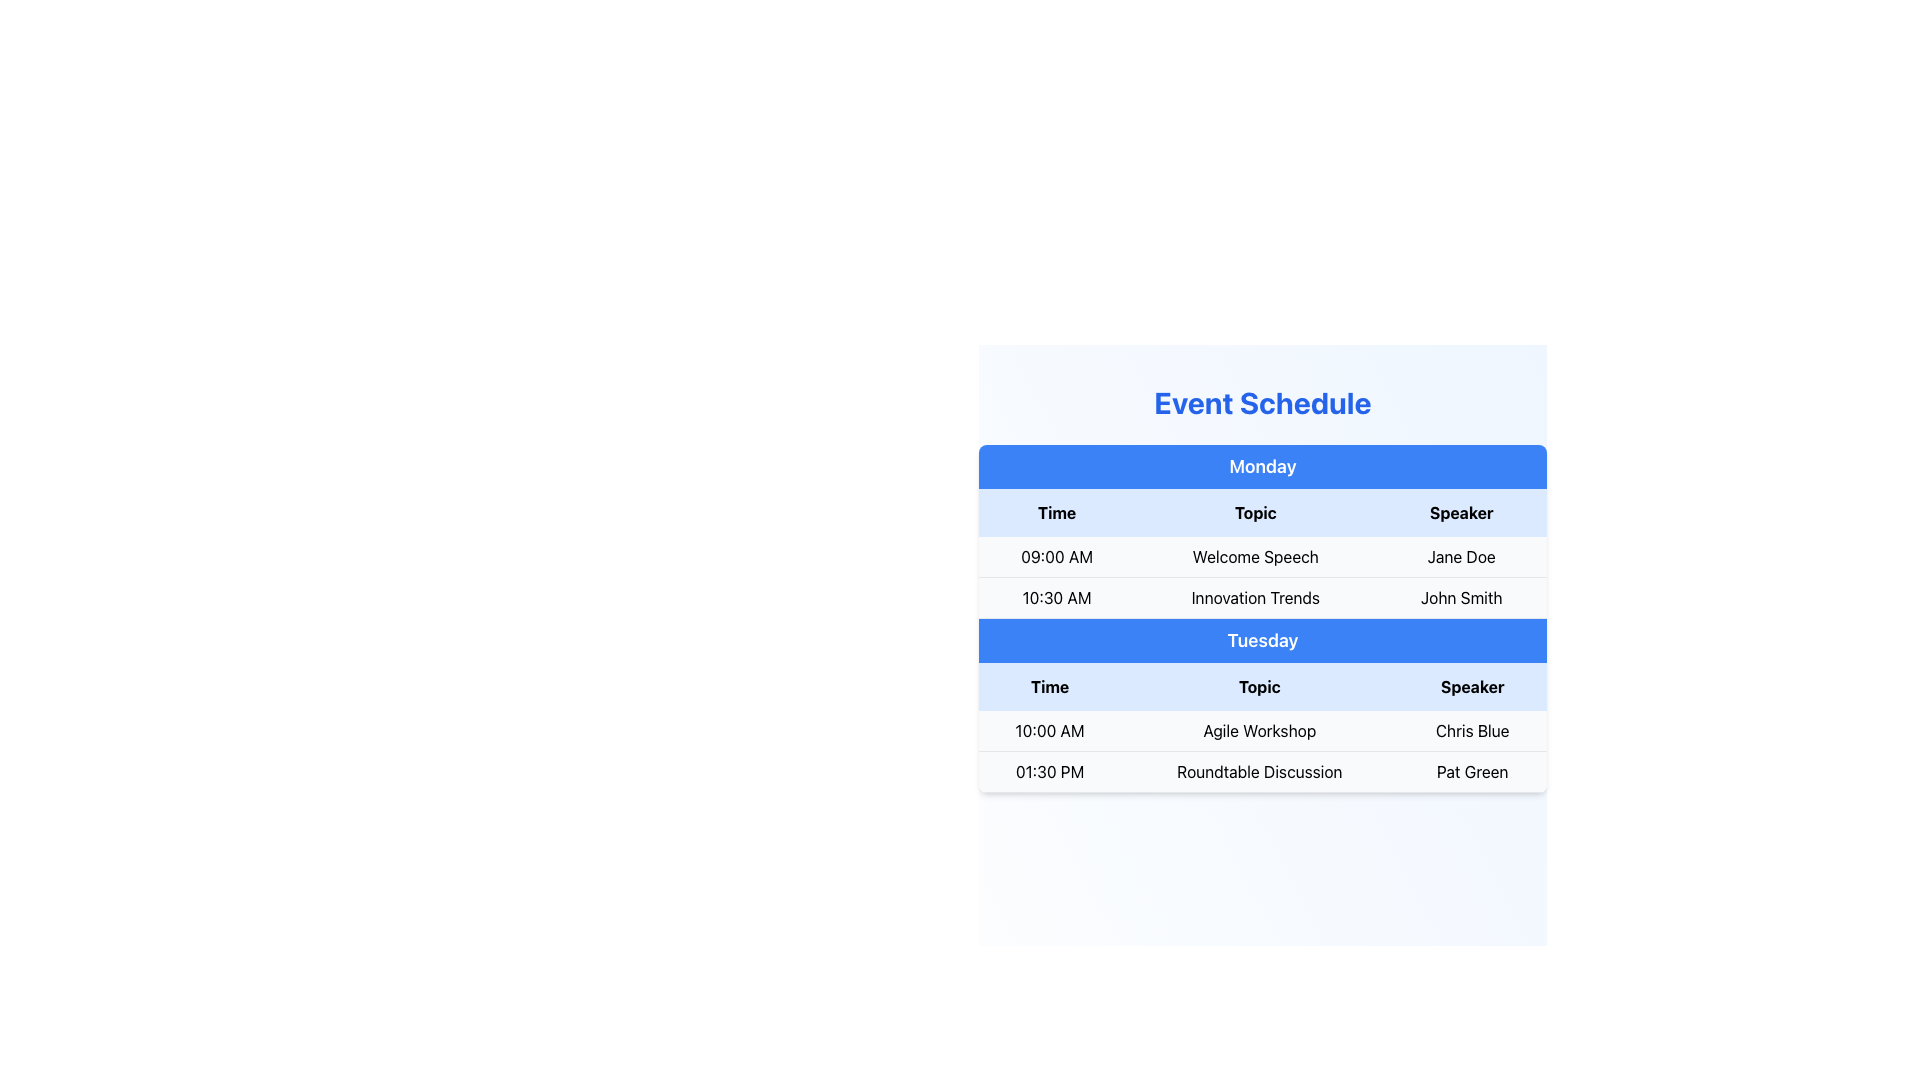 The image size is (1920, 1080). Describe the element at coordinates (1258, 685) in the screenshot. I see `the Table Header Cell displaying 'Topic' in bold black font, which is part of the header row between 'Time' and 'Speaker'` at that location.